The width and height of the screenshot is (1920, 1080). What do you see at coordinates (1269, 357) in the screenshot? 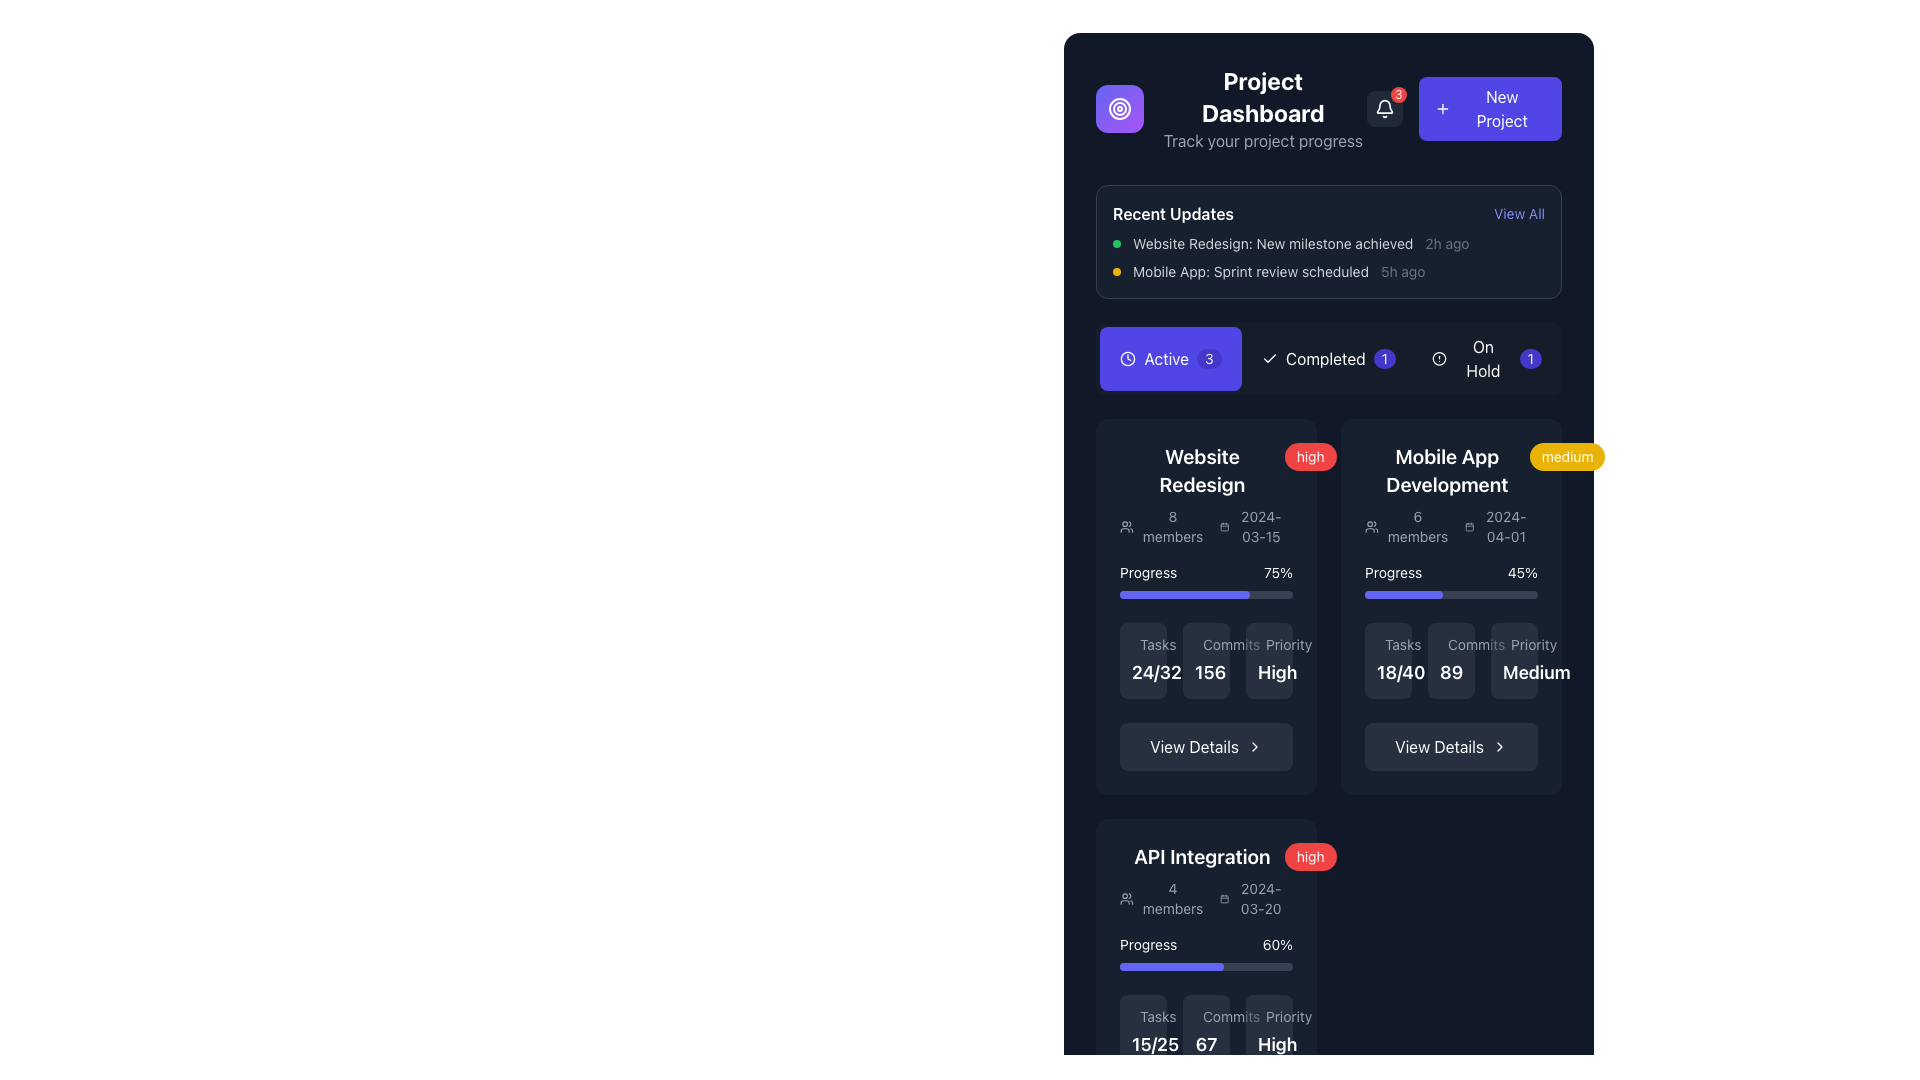
I see `the activated 'Completed' tab icon, which indicates completed tasks or projects, located in the second position from the left in the button group above the project cards` at bounding box center [1269, 357].